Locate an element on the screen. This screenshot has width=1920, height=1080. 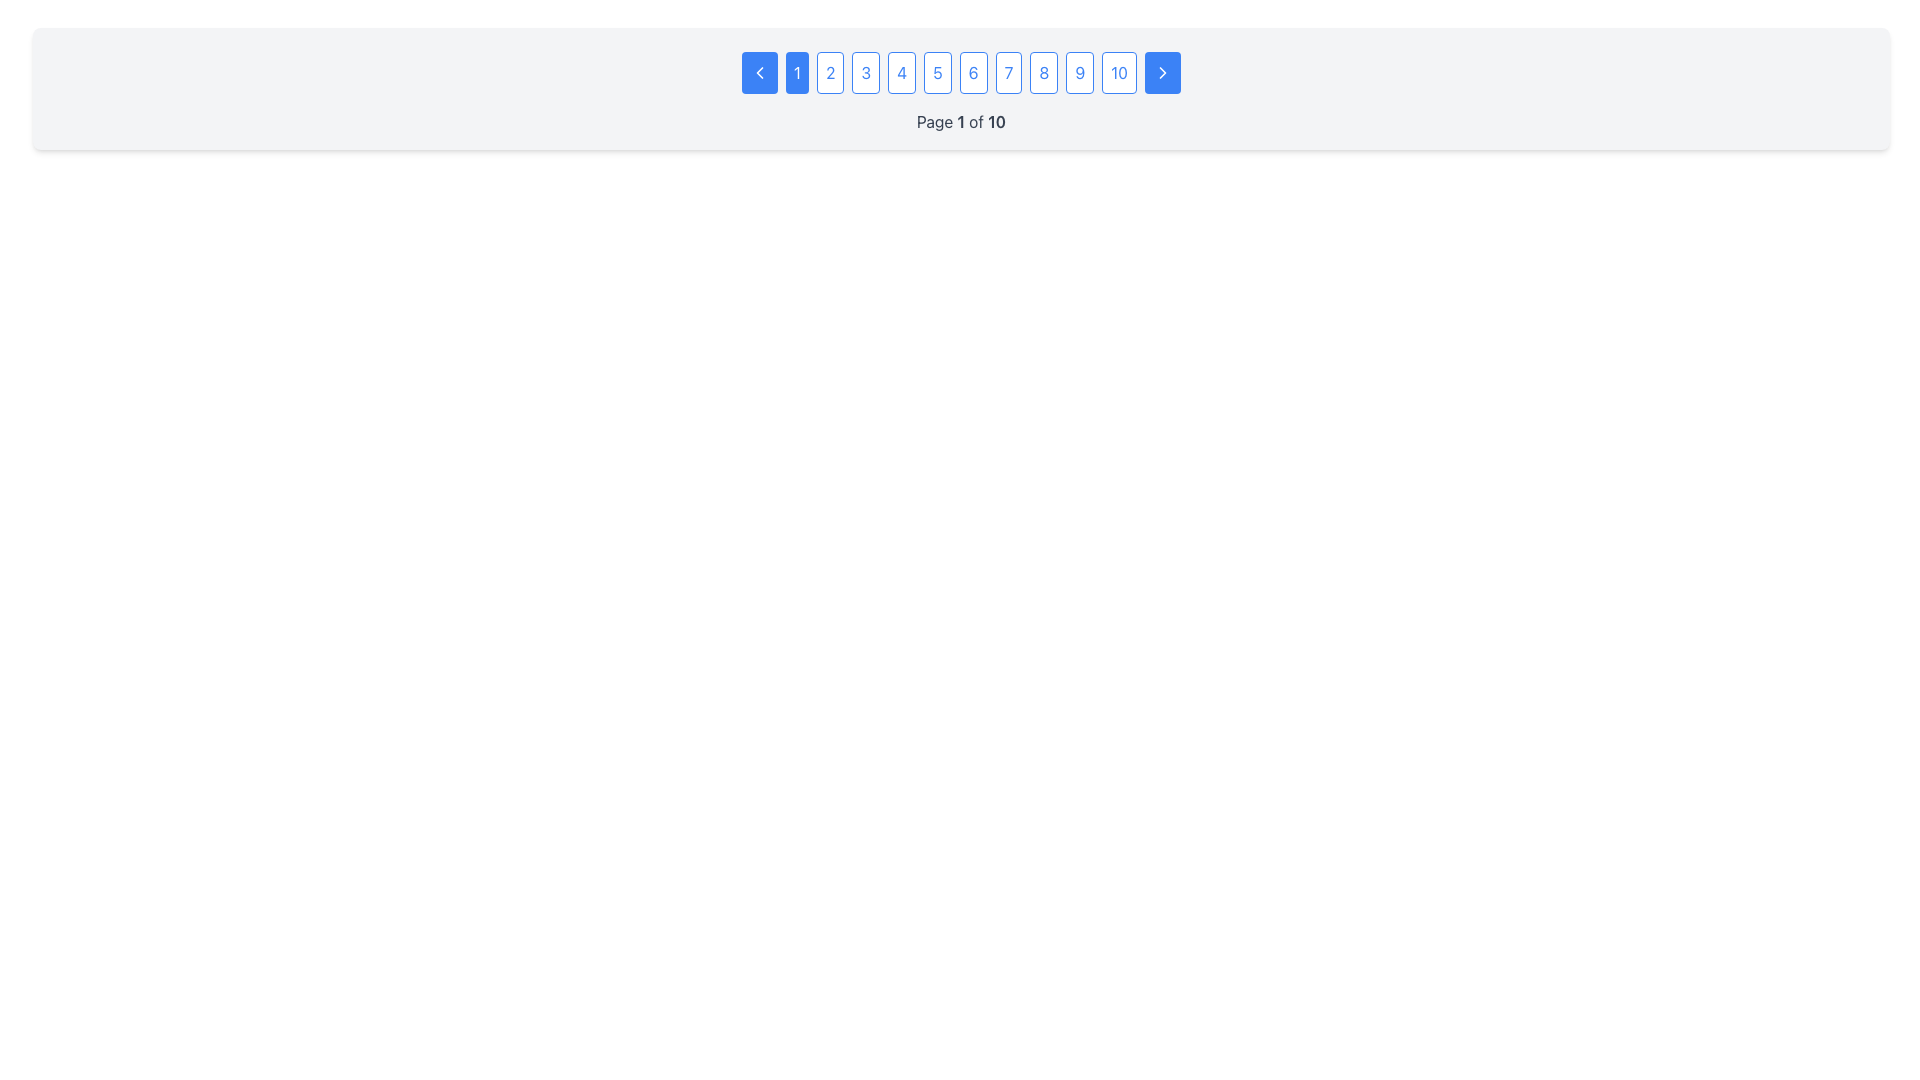
the button labeled '9' in the pagination control is located at coordinates (1079, 72).